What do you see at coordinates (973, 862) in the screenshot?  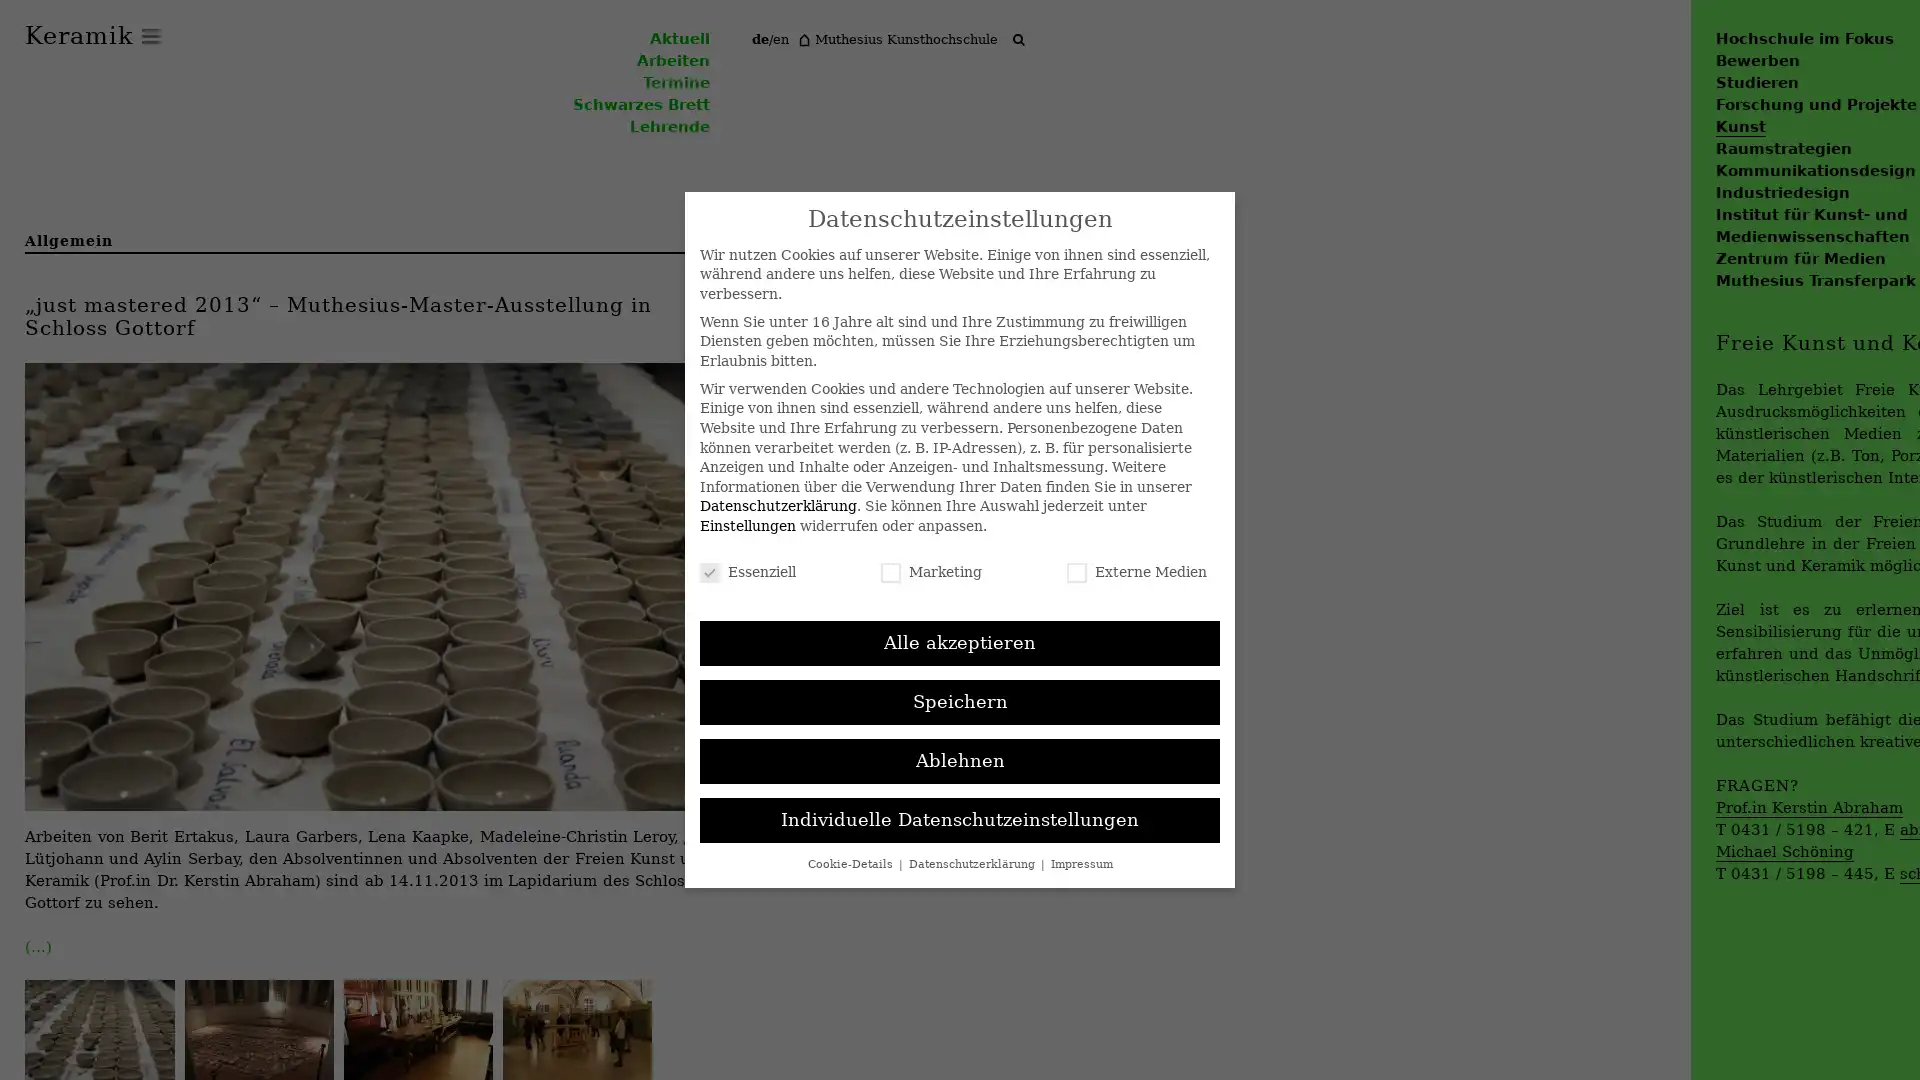 I see `Datenschutzerklarung` at bounding box center [973, 862].